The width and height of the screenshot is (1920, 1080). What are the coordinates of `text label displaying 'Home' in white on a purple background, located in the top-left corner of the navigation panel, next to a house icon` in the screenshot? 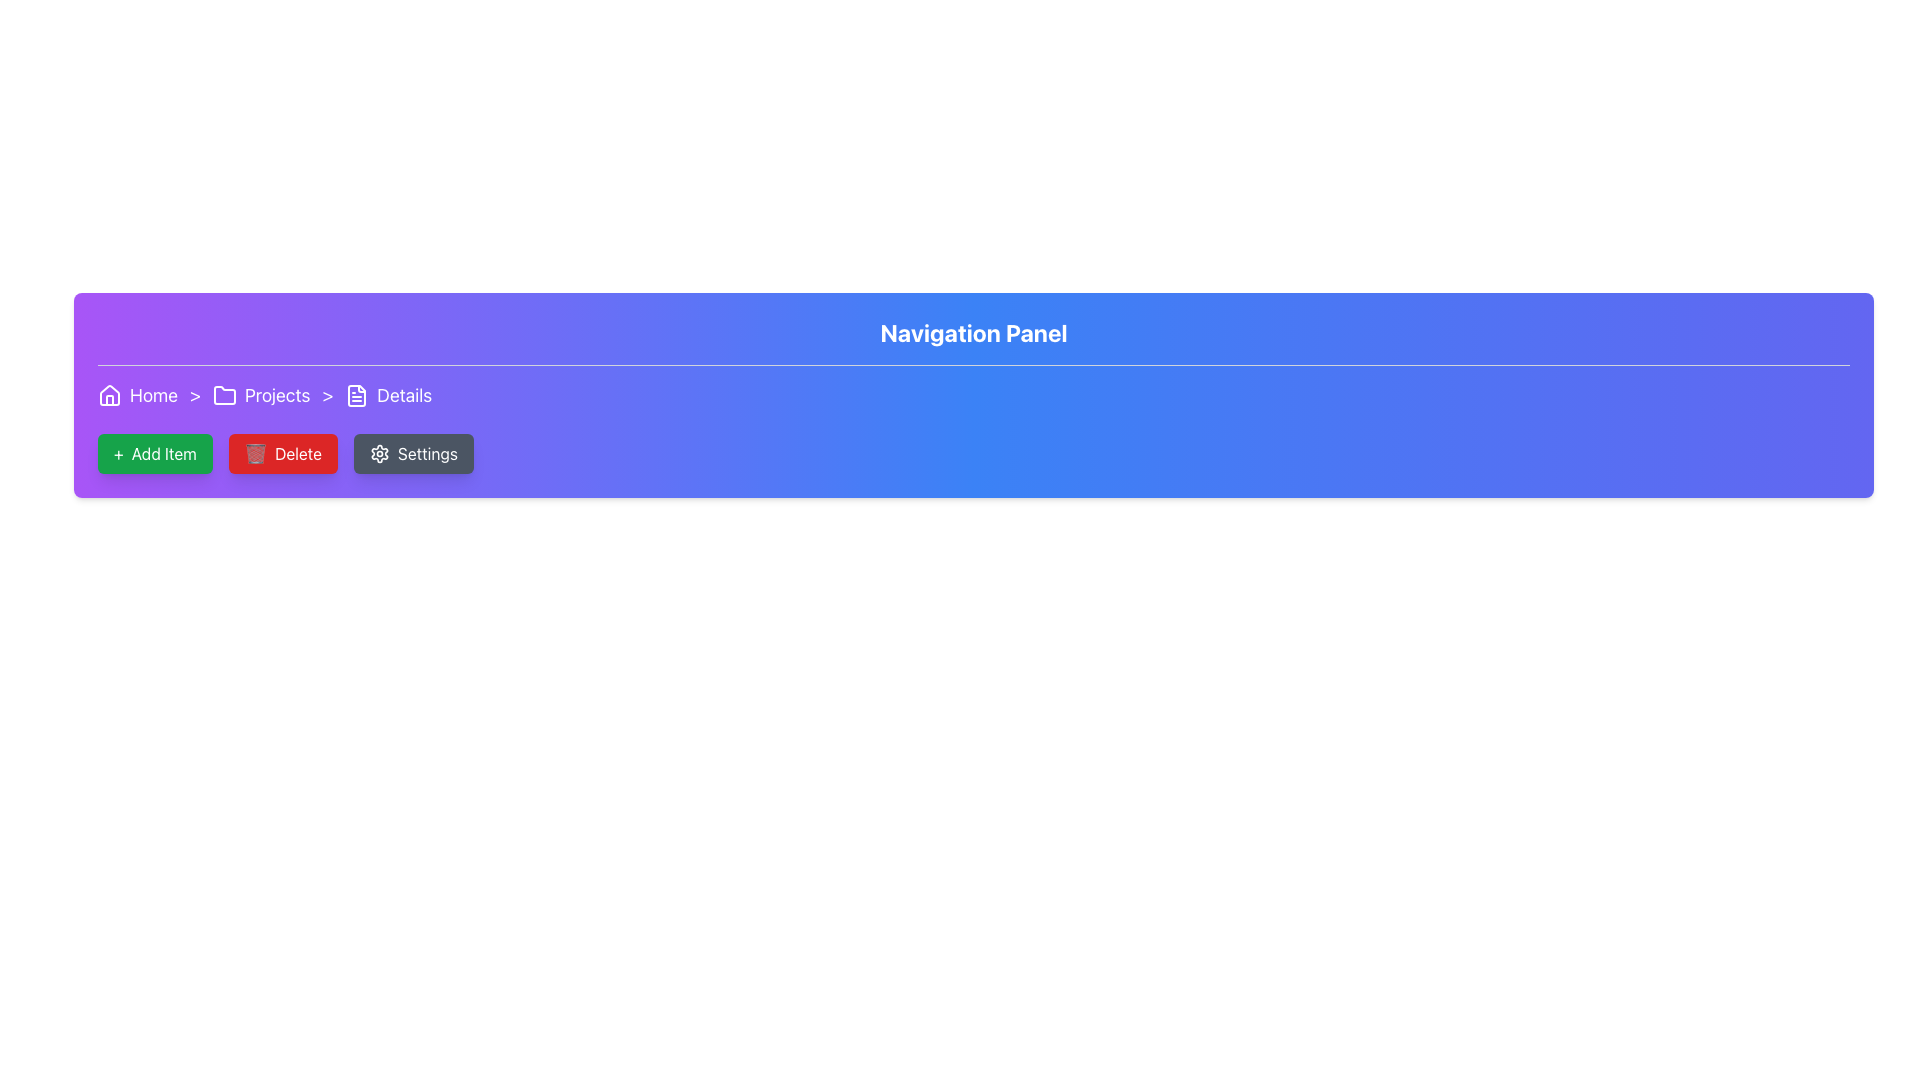 It's located at (152, 396).